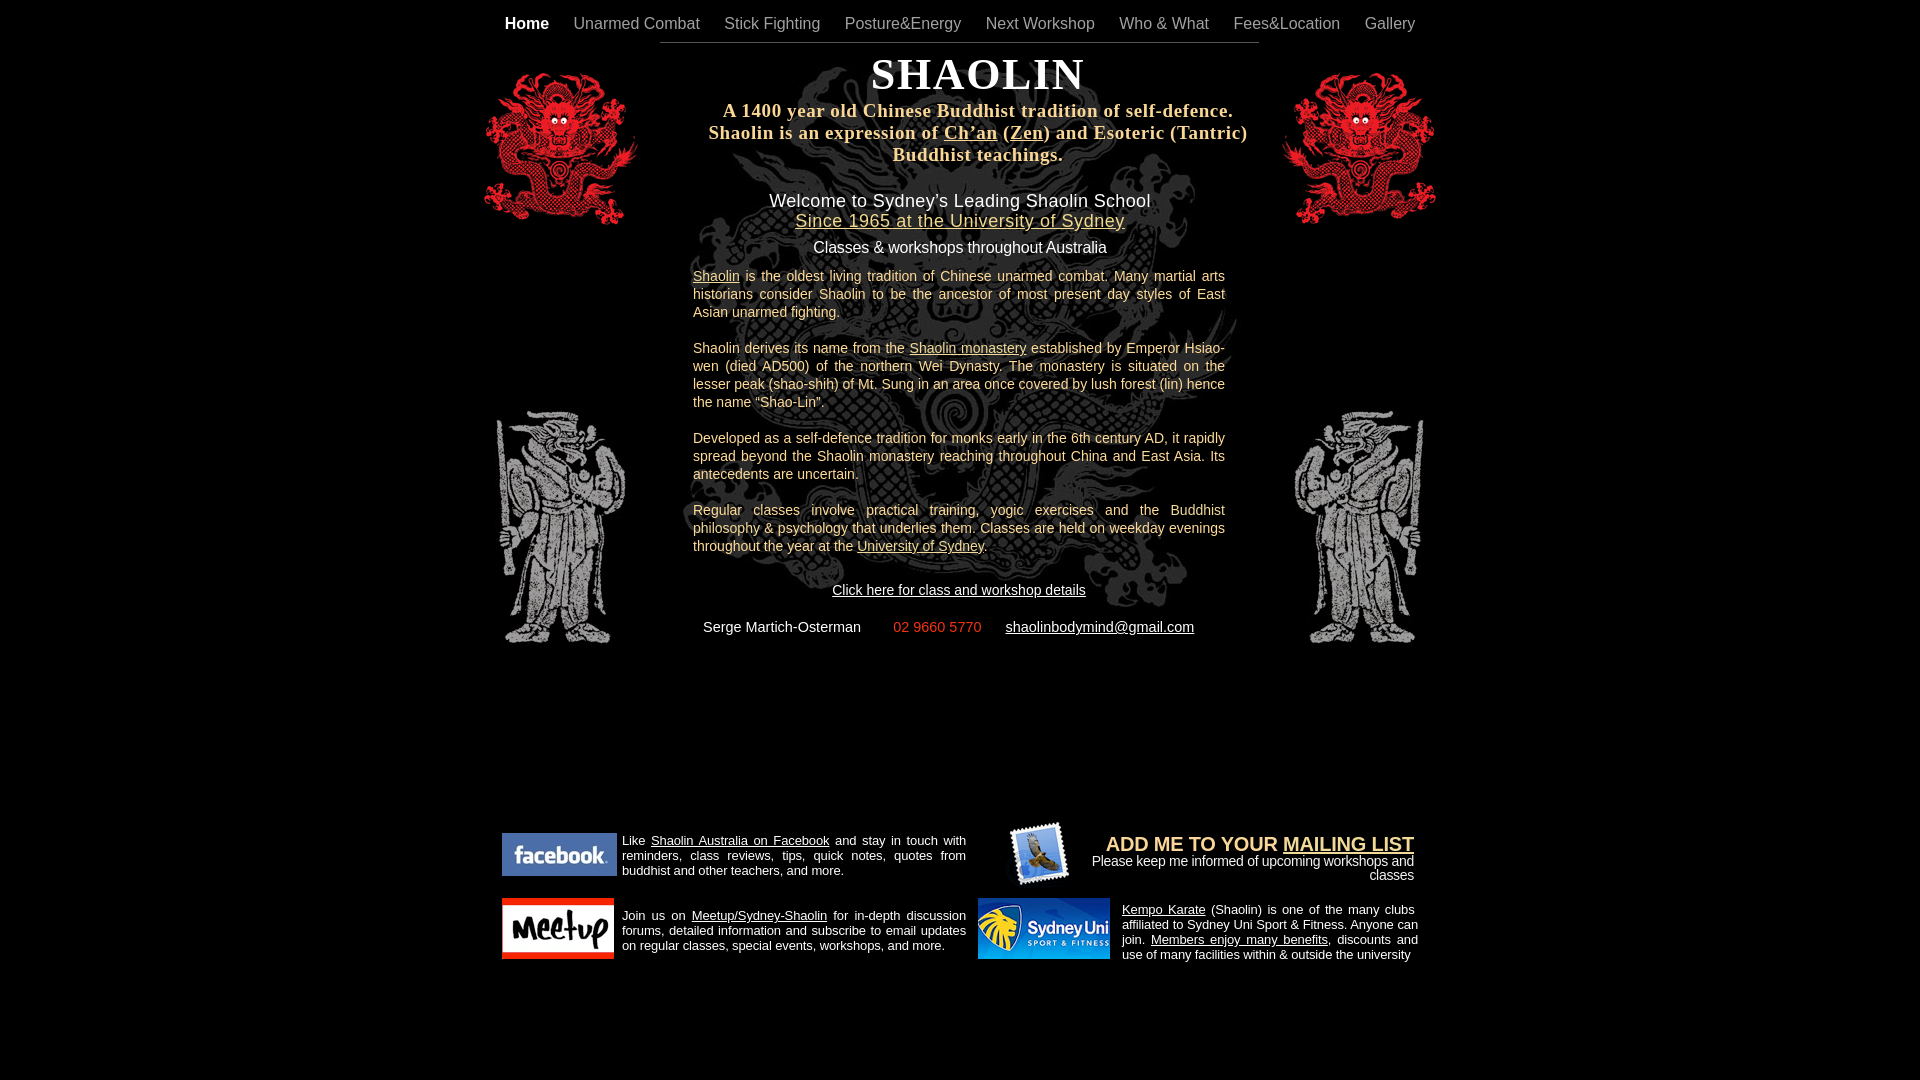  I want to click on 'Click here for class and workshop details', so click(958, 589).